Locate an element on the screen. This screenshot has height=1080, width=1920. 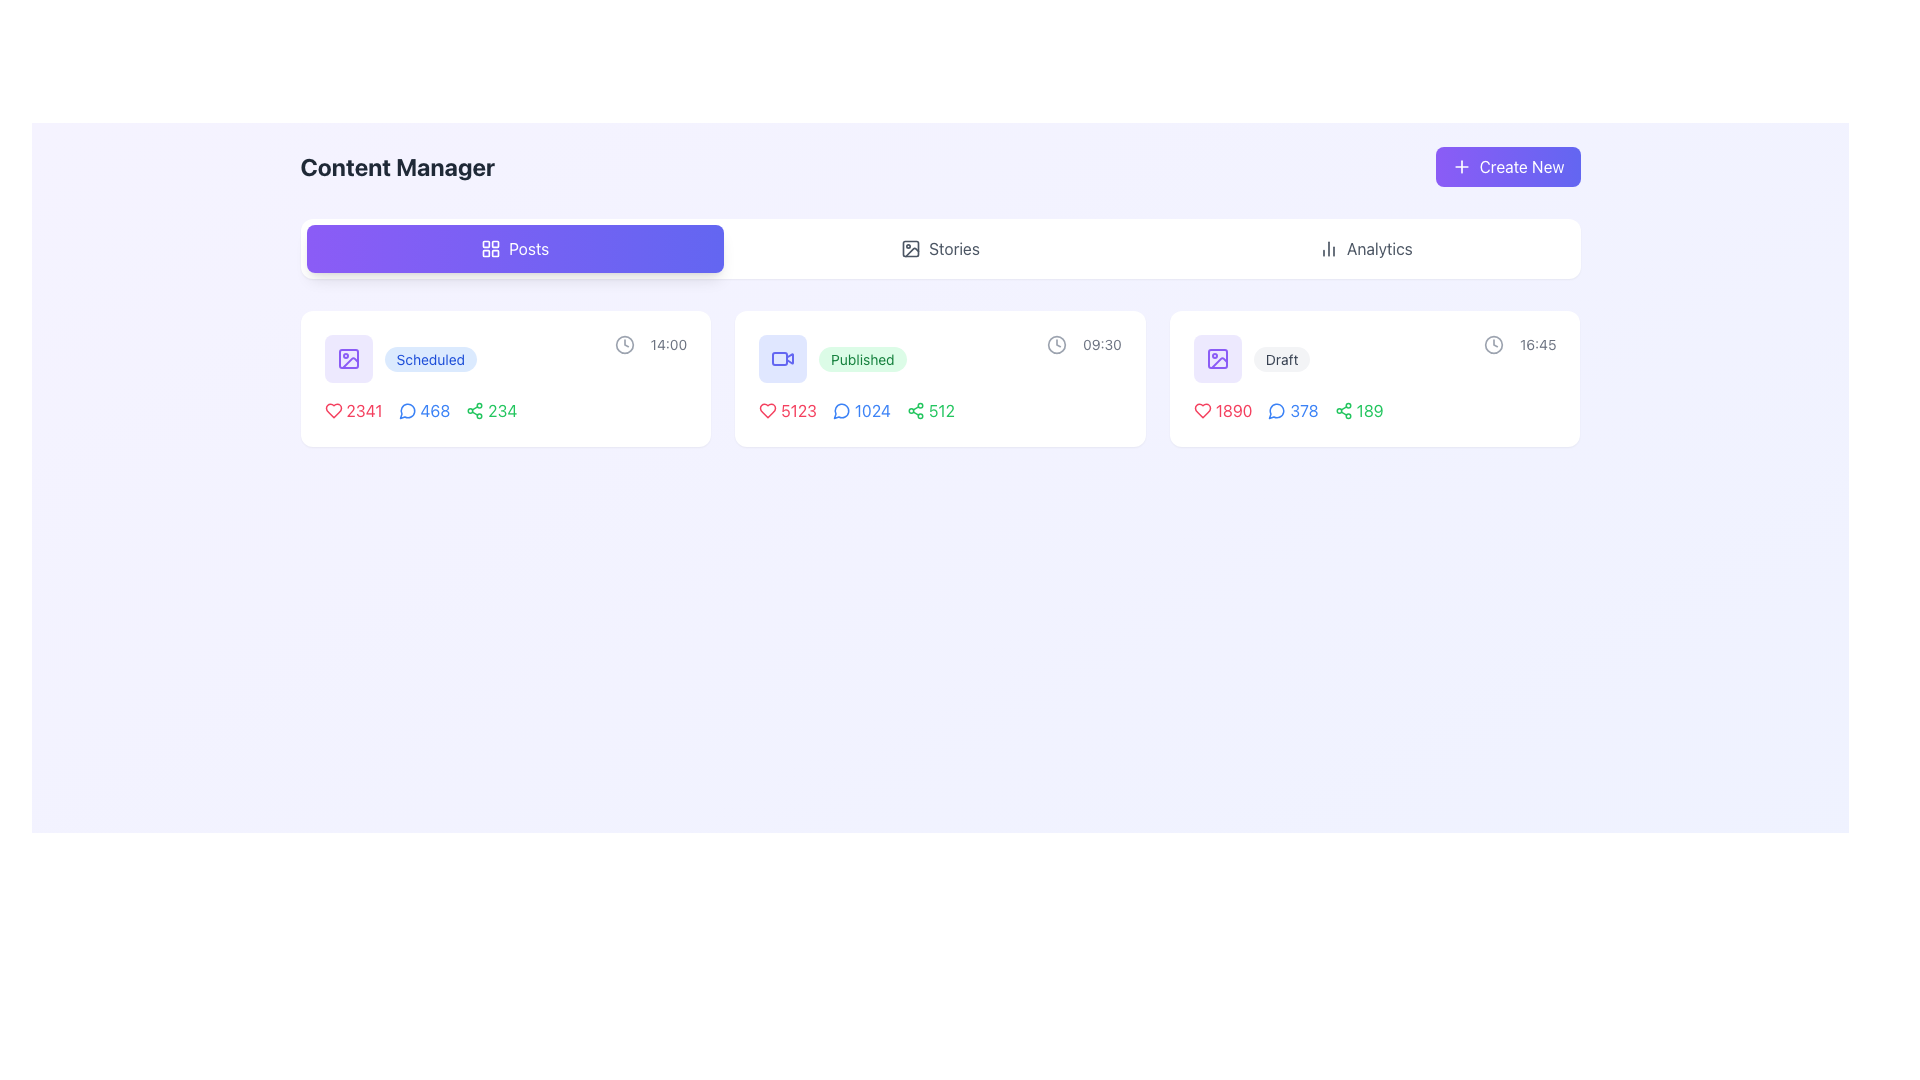
the video recording feature represented by the video camera icon located at the center of the middle card under the 'Posts' section, which is marked as 'Published' is located at coordinates (779, 357).